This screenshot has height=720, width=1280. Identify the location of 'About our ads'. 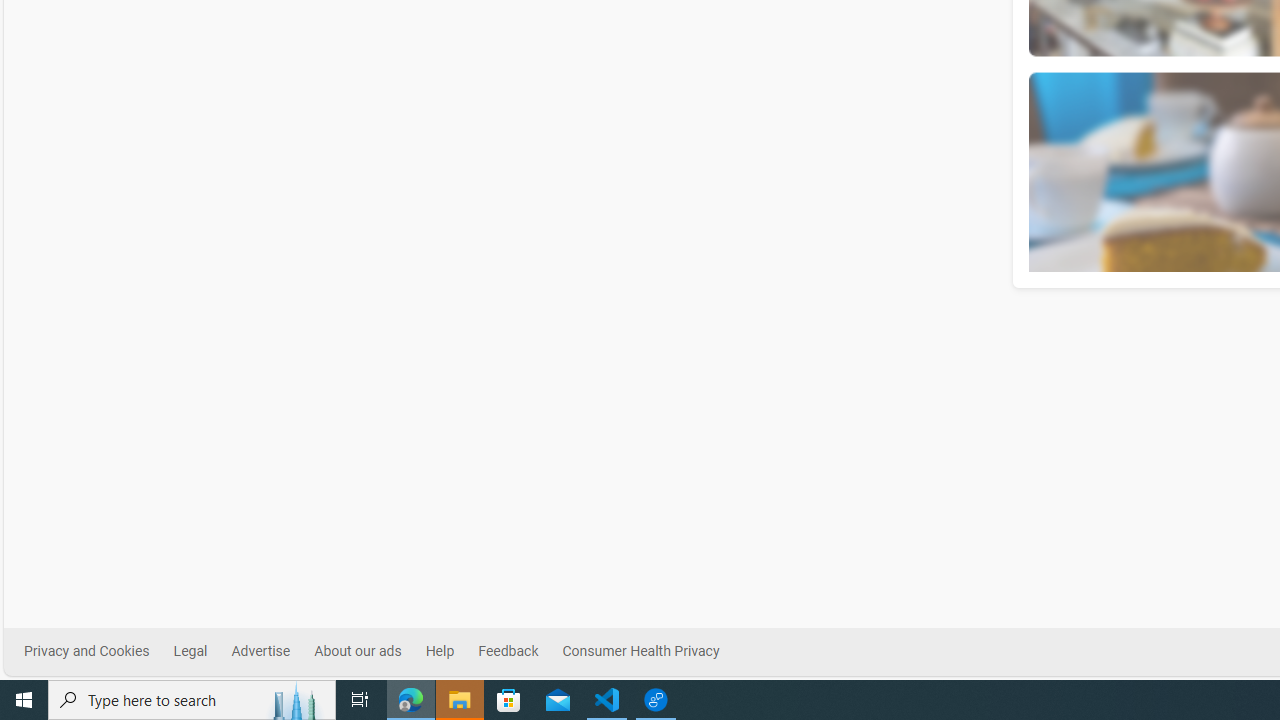
(357, 651).